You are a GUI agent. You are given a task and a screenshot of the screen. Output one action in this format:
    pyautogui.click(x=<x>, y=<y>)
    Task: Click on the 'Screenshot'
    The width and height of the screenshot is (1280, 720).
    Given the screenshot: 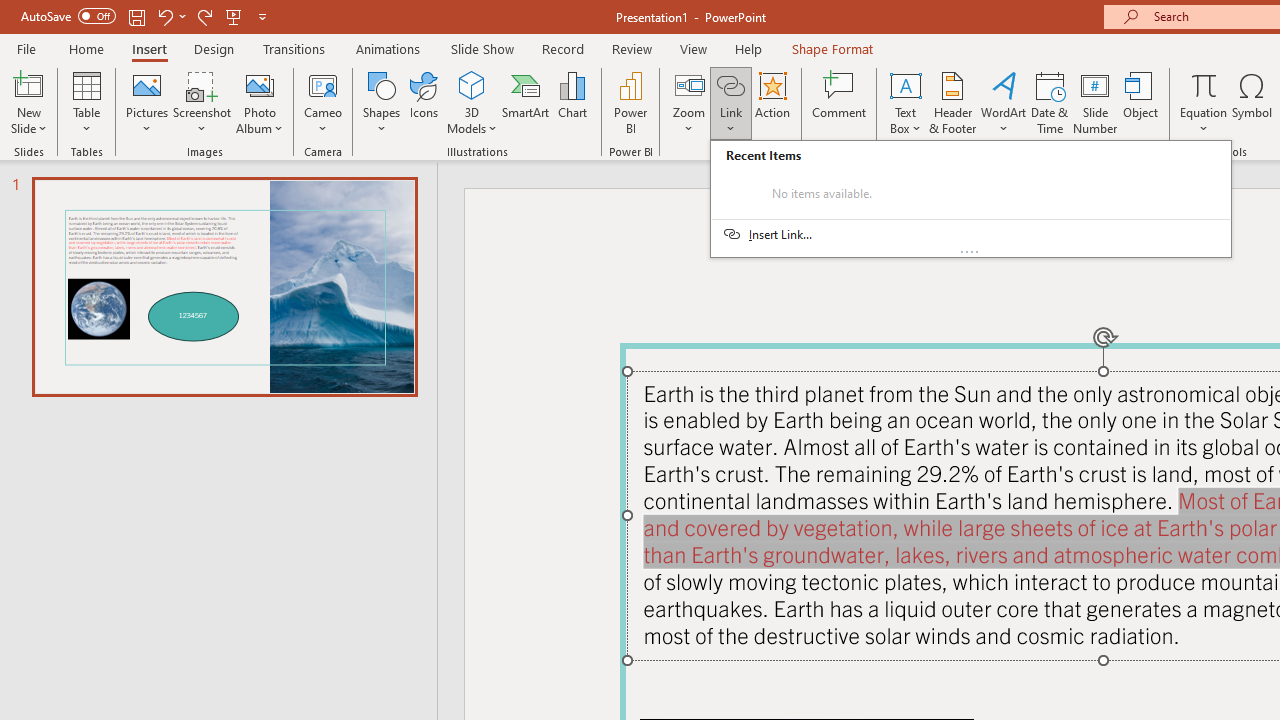 What is the action you would take?
    pyautogui.click(x=202, y=103)
    